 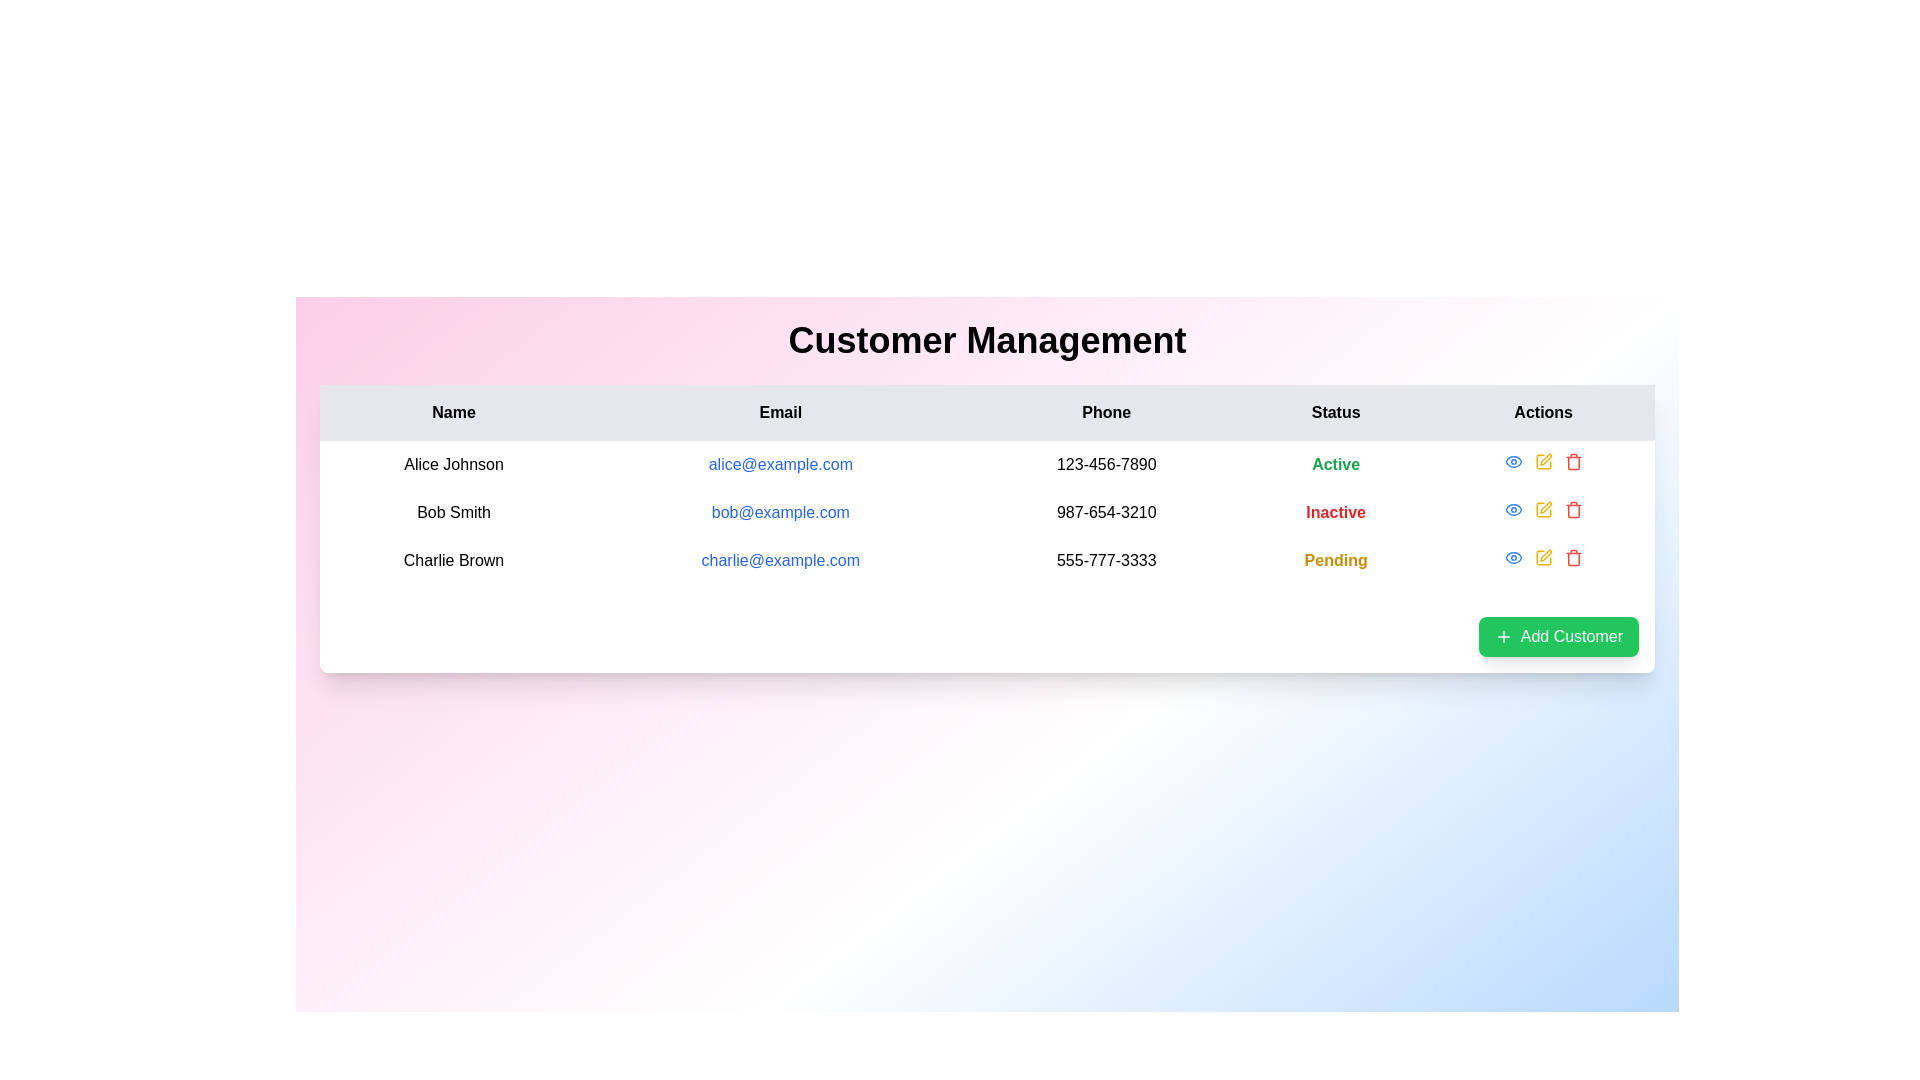 I want to click on the pen-shaped icon in the 'Actions' column of the third row in the table to initiate the edit action, so click(x=1544, y=506).